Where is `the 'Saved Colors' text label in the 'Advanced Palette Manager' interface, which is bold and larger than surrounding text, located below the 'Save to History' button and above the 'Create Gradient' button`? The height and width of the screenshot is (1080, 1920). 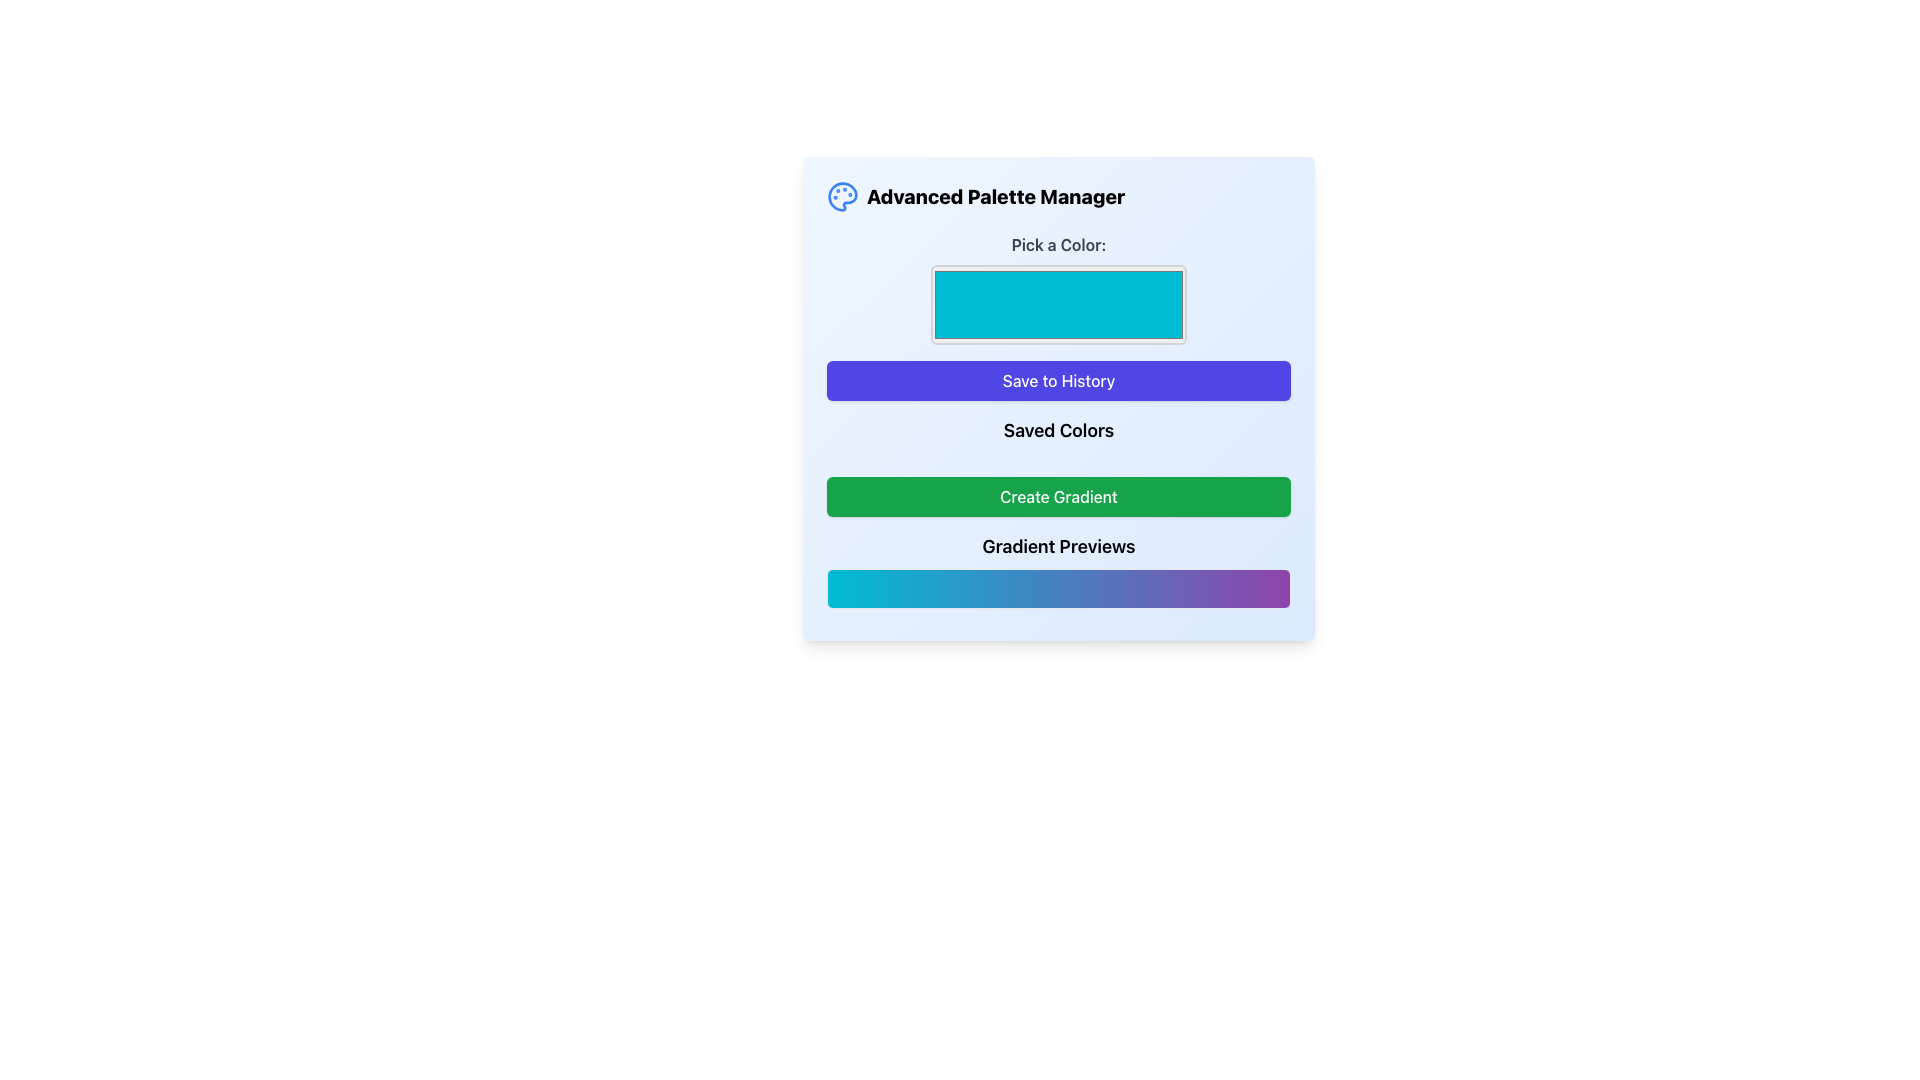 the 'Saved Colors' text label in the 'Advanced Palette Manager' interface, which is bold and larger than surrounding text, located below the 'Save to History' button and above the 'Create Gradient' button is located at coordinates (1058, 434).